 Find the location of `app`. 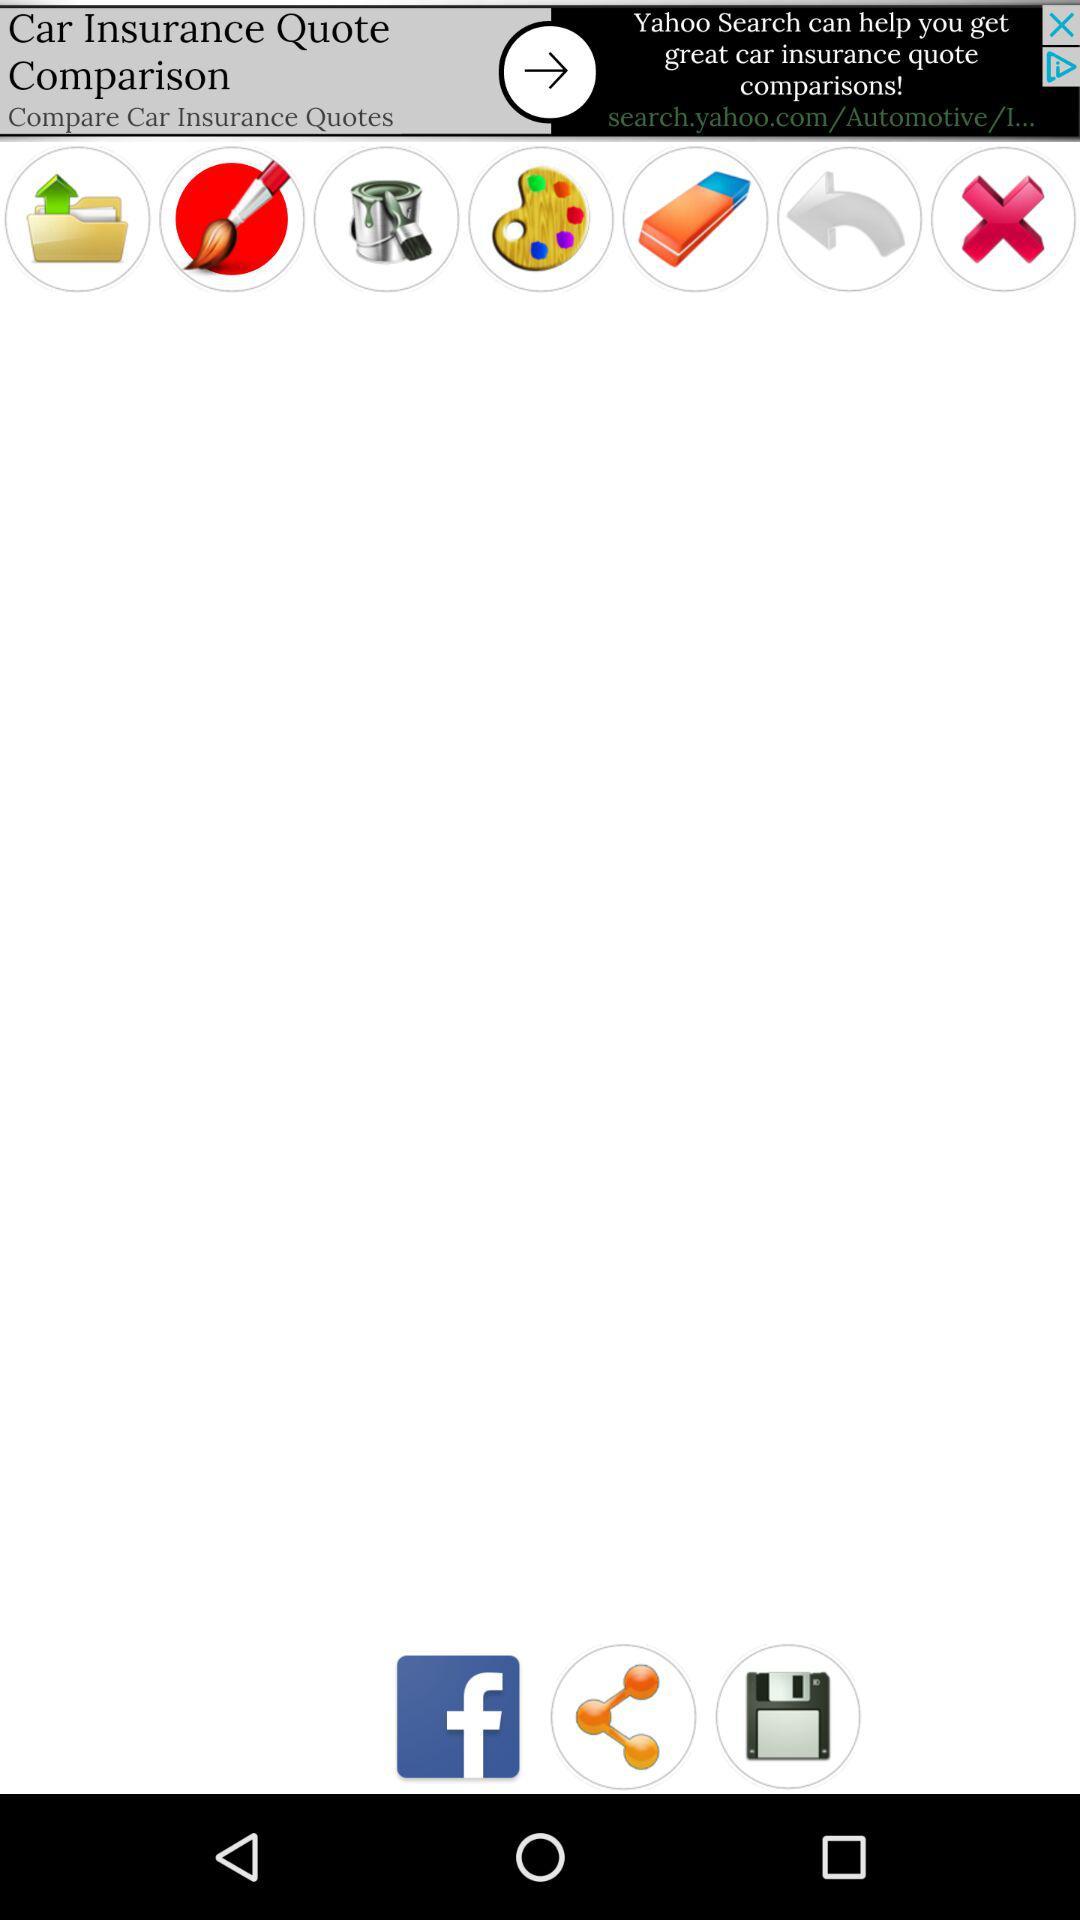

app is located at coordinates (1003, 219).